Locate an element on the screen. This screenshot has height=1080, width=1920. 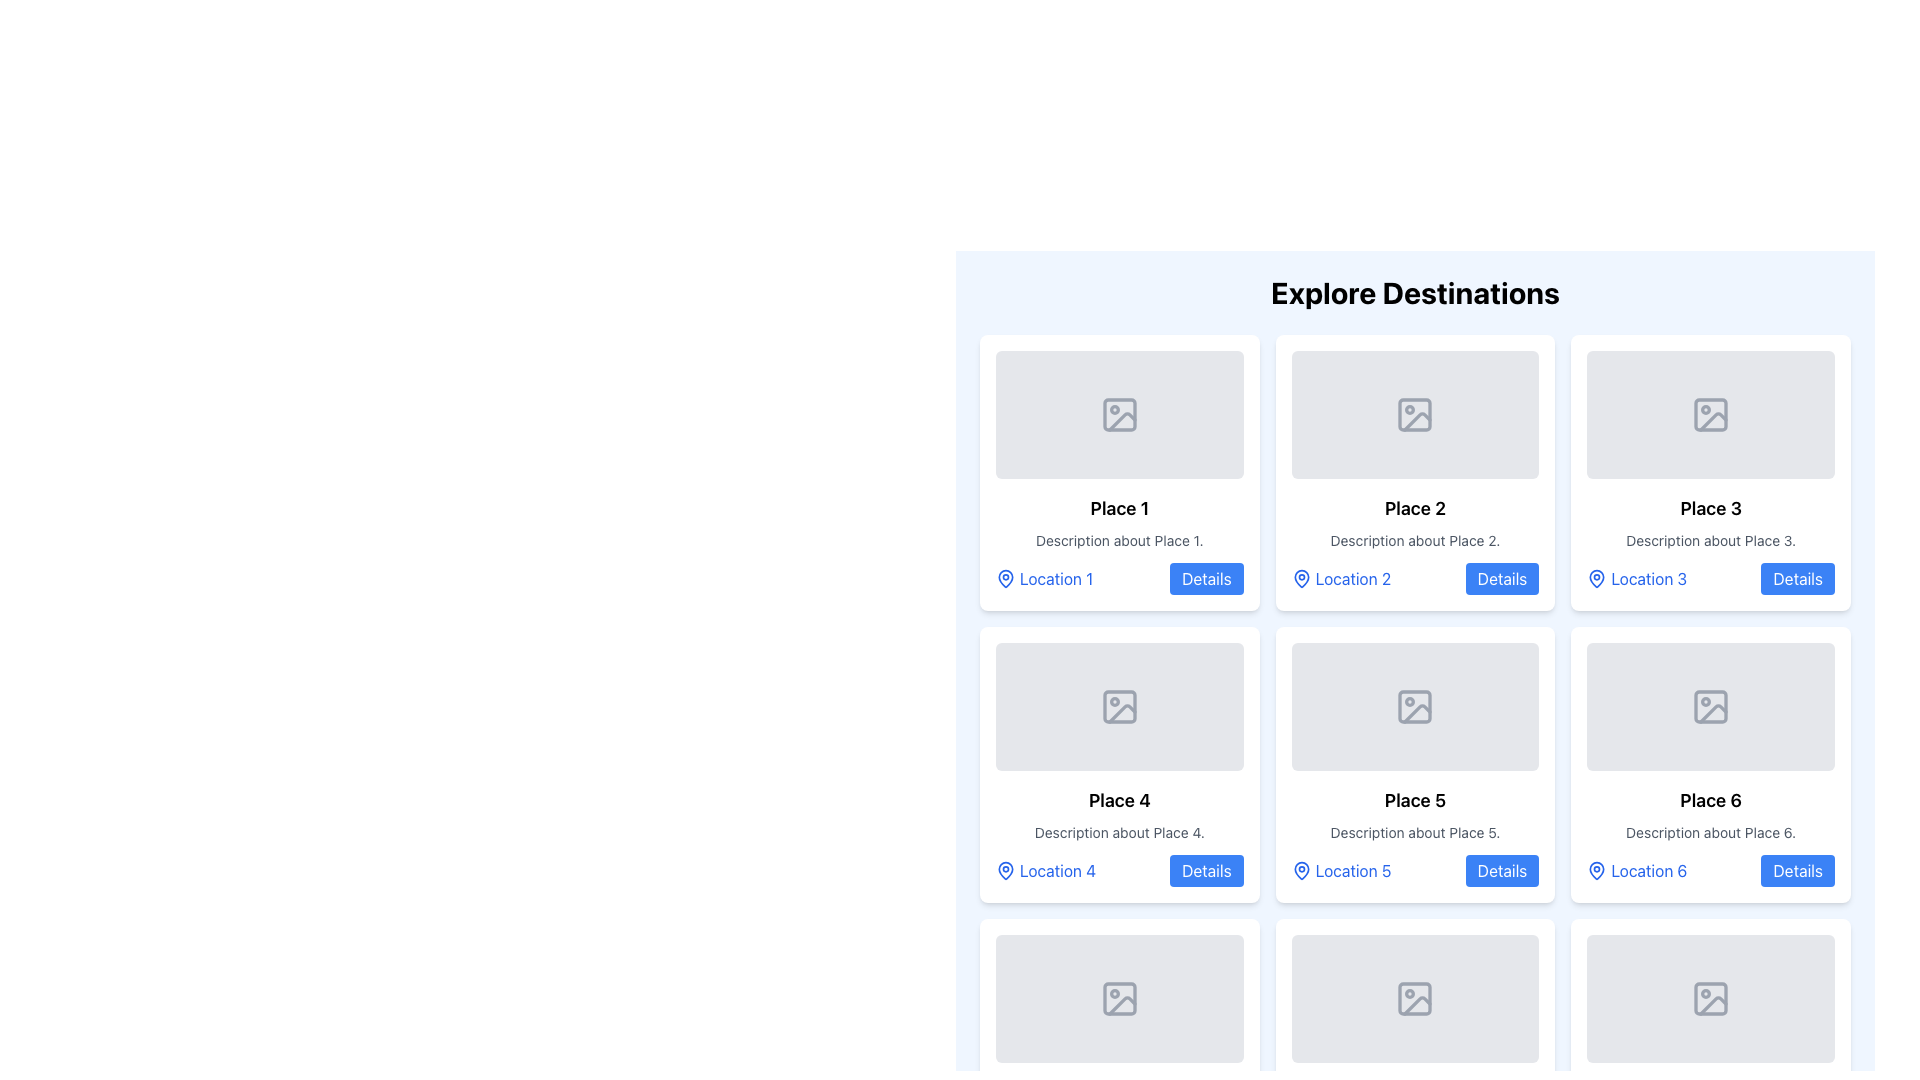
the blue text link with a map pin icon located at the bottom-left section of the second card in the grid layout is located at coordinates (1340, 578).